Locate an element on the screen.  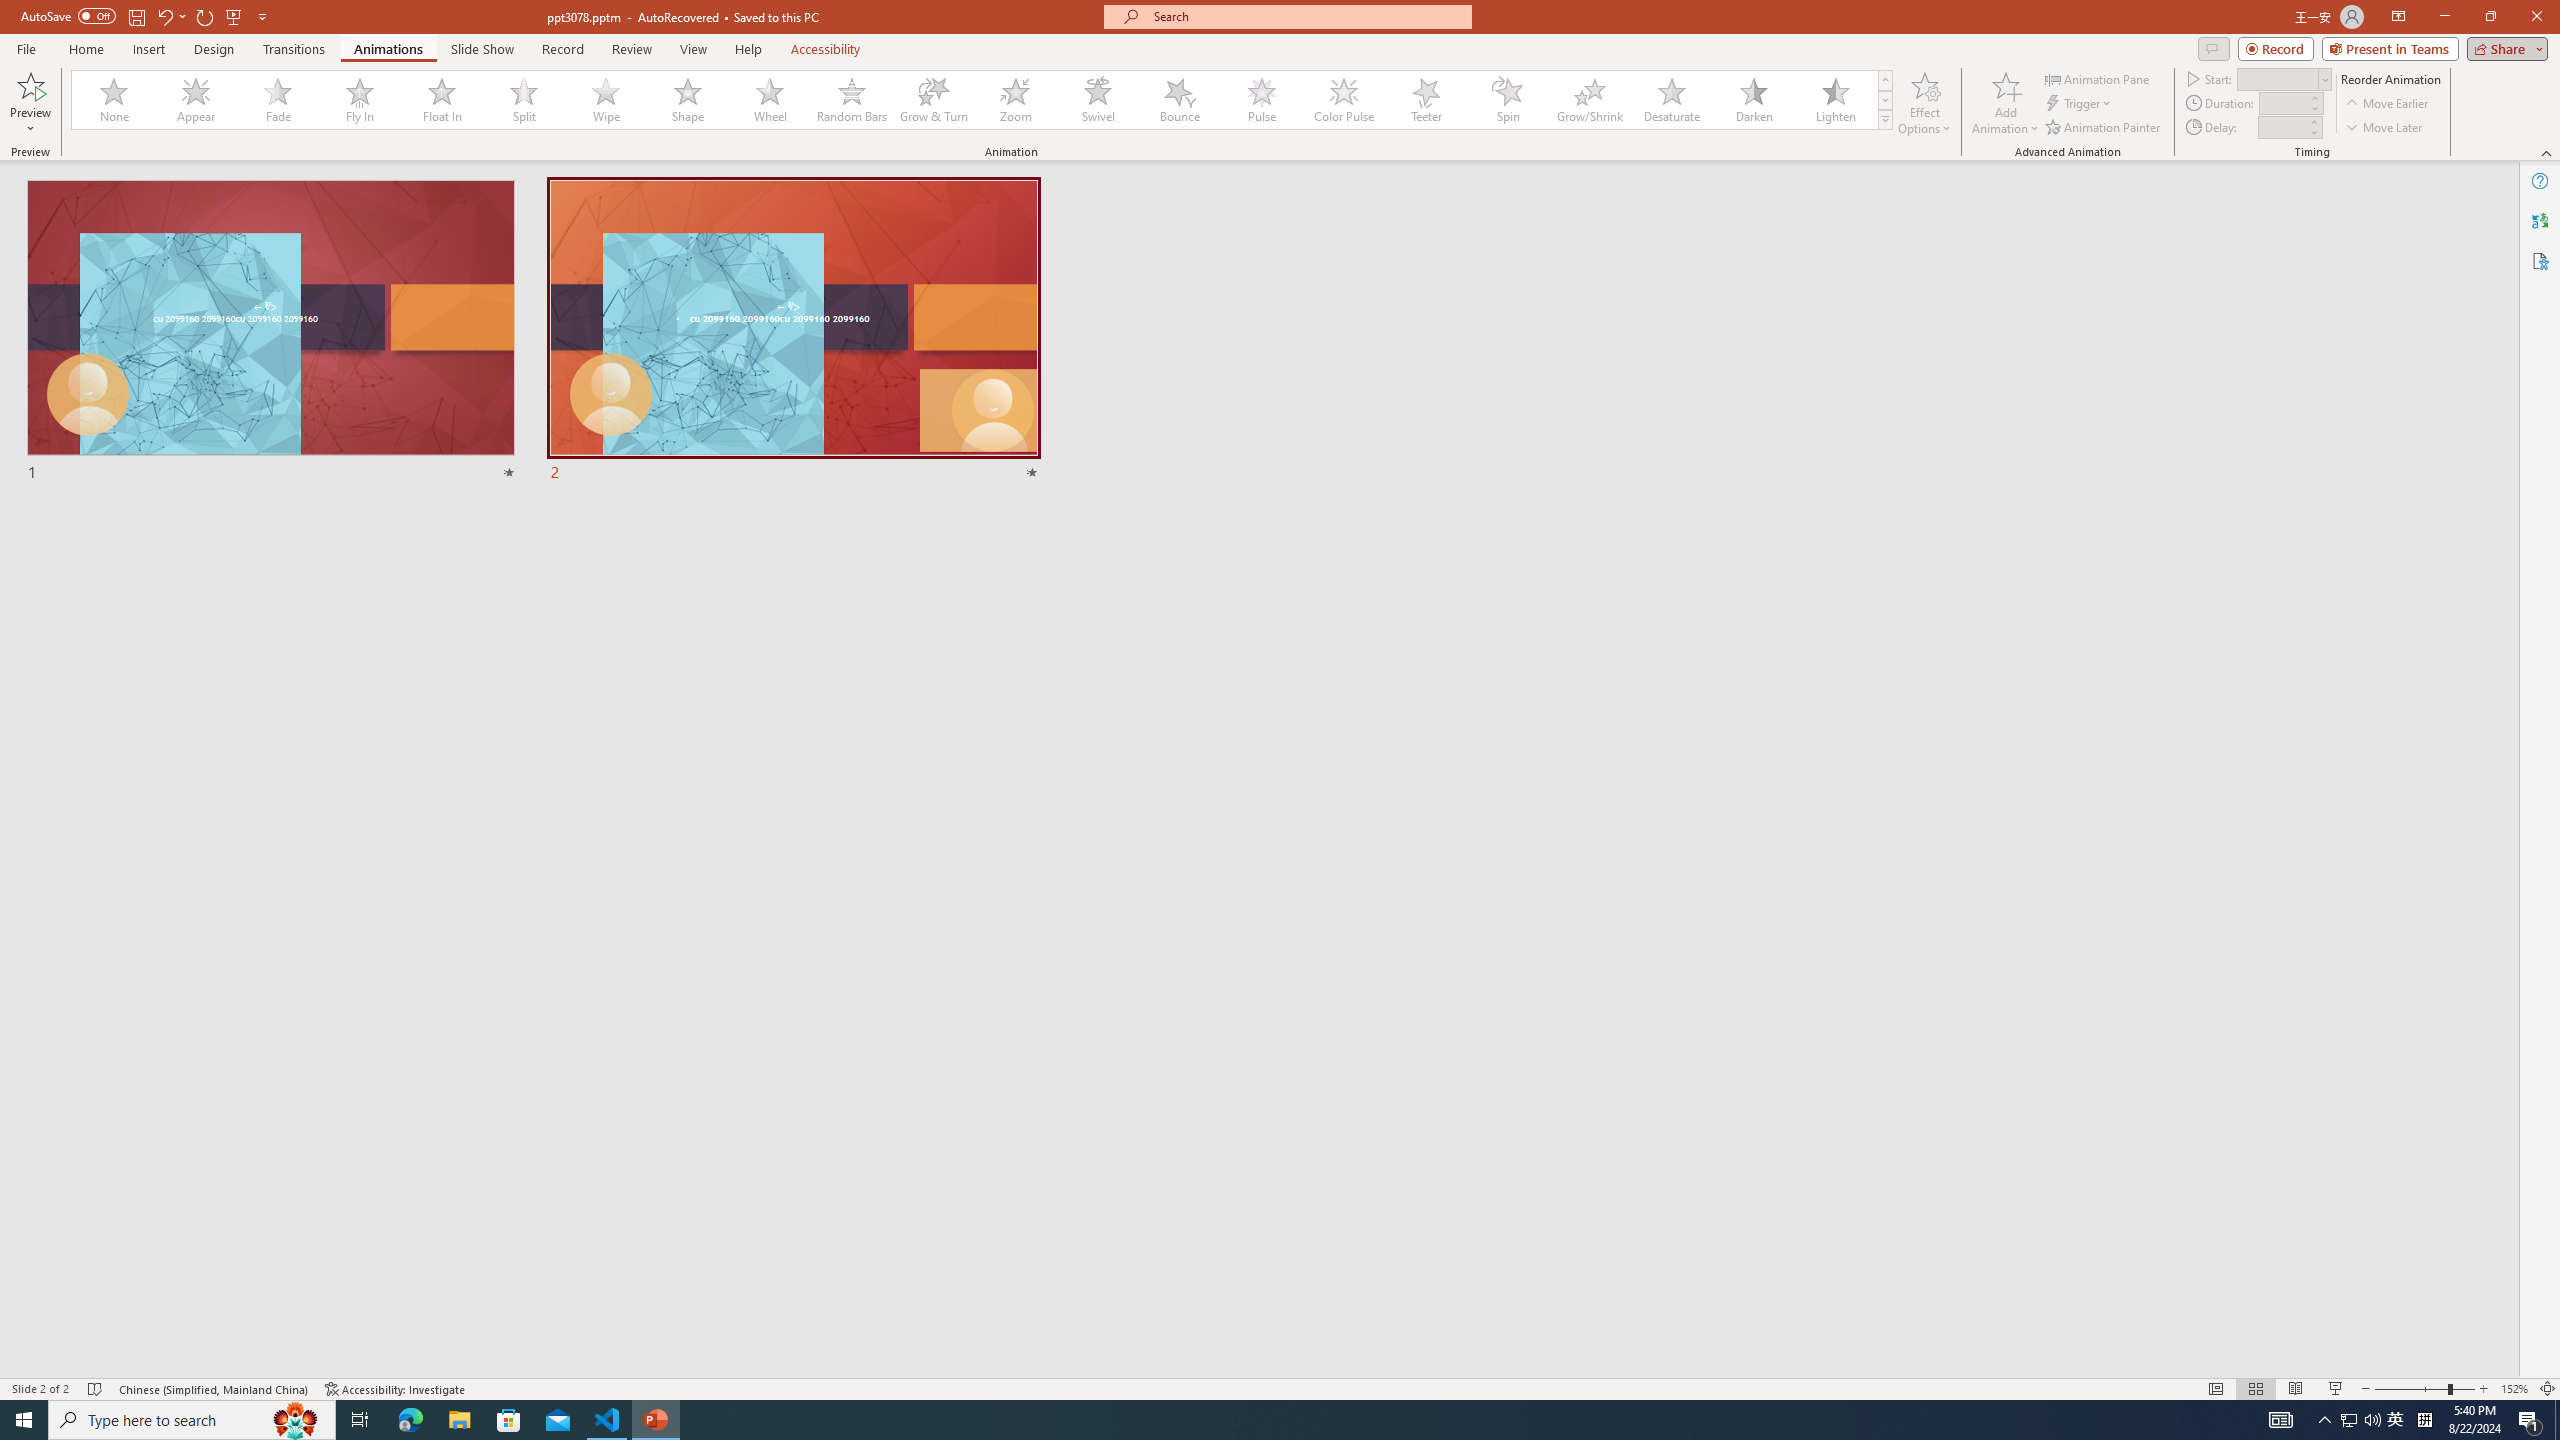
'Shape' is located at coordinates (688, 99).